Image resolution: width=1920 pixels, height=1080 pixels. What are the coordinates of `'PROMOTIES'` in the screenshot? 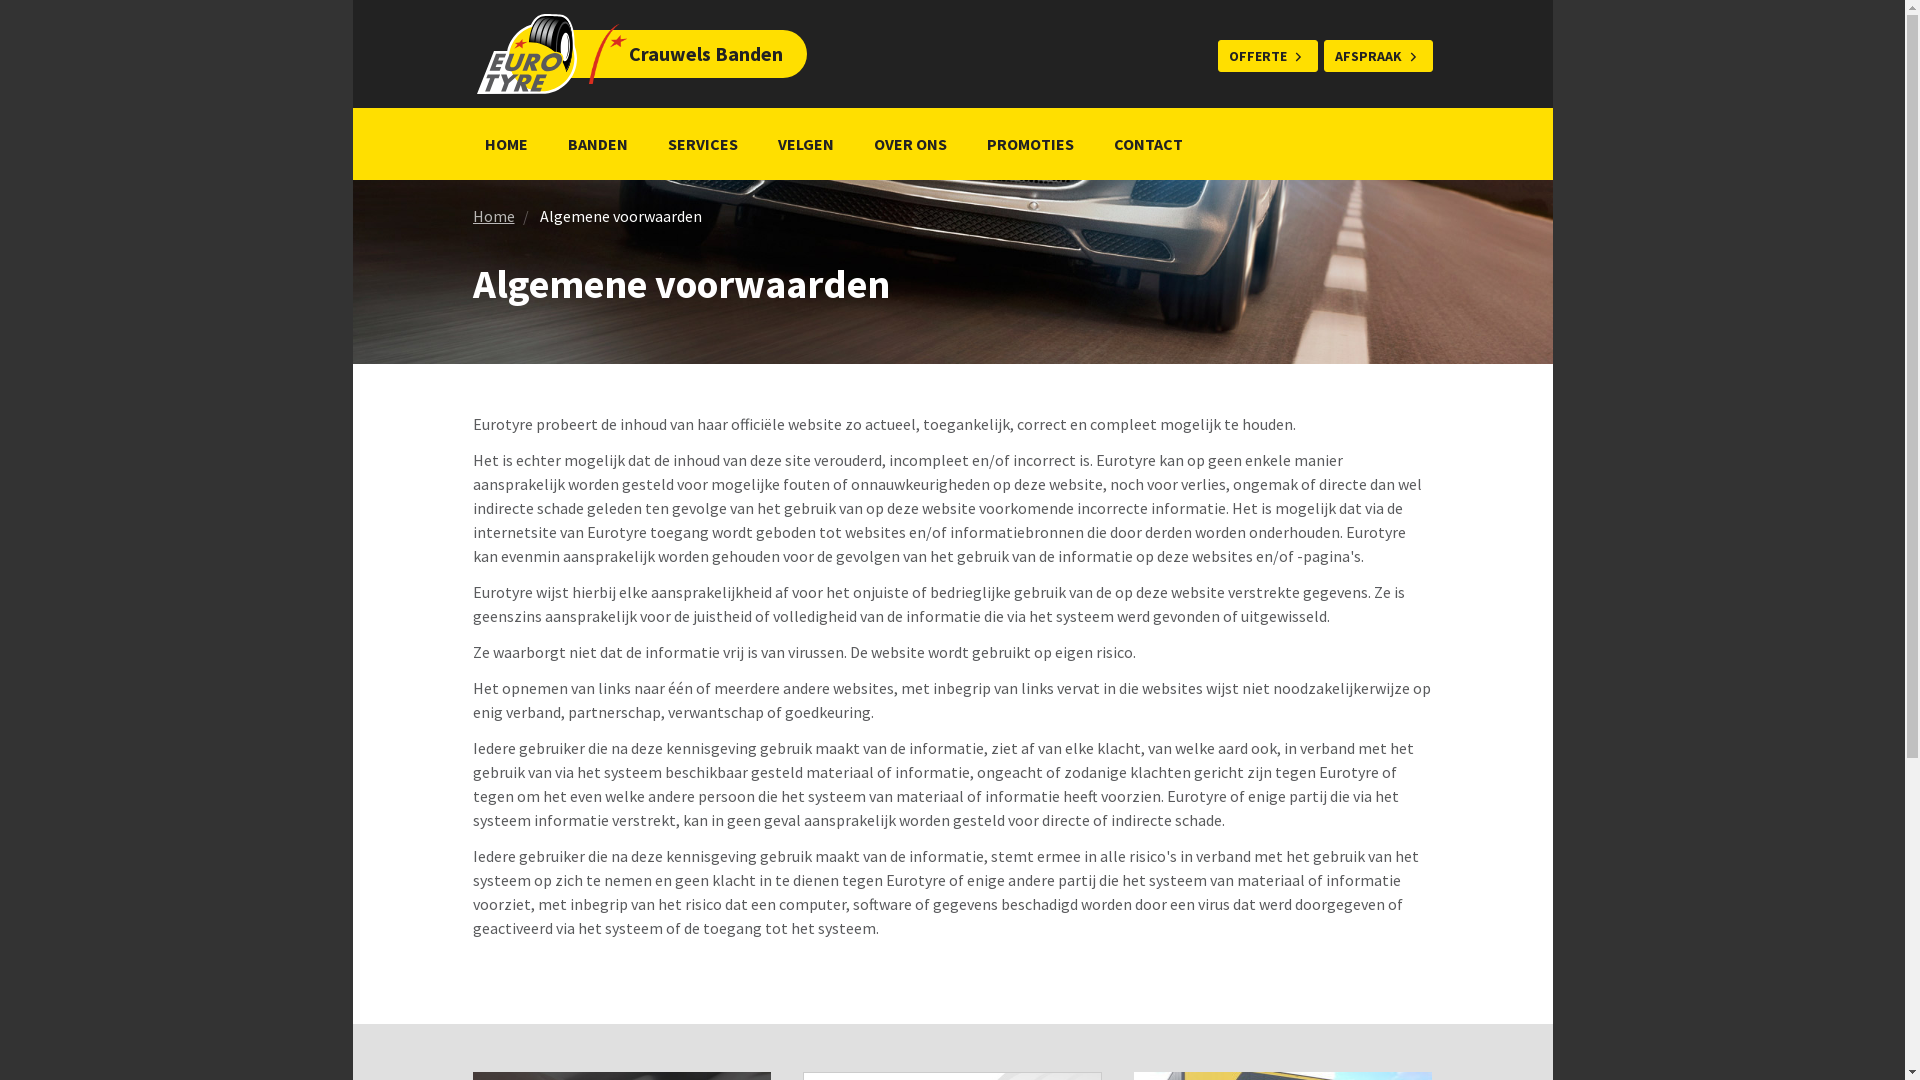 It's located at (1029, 142).